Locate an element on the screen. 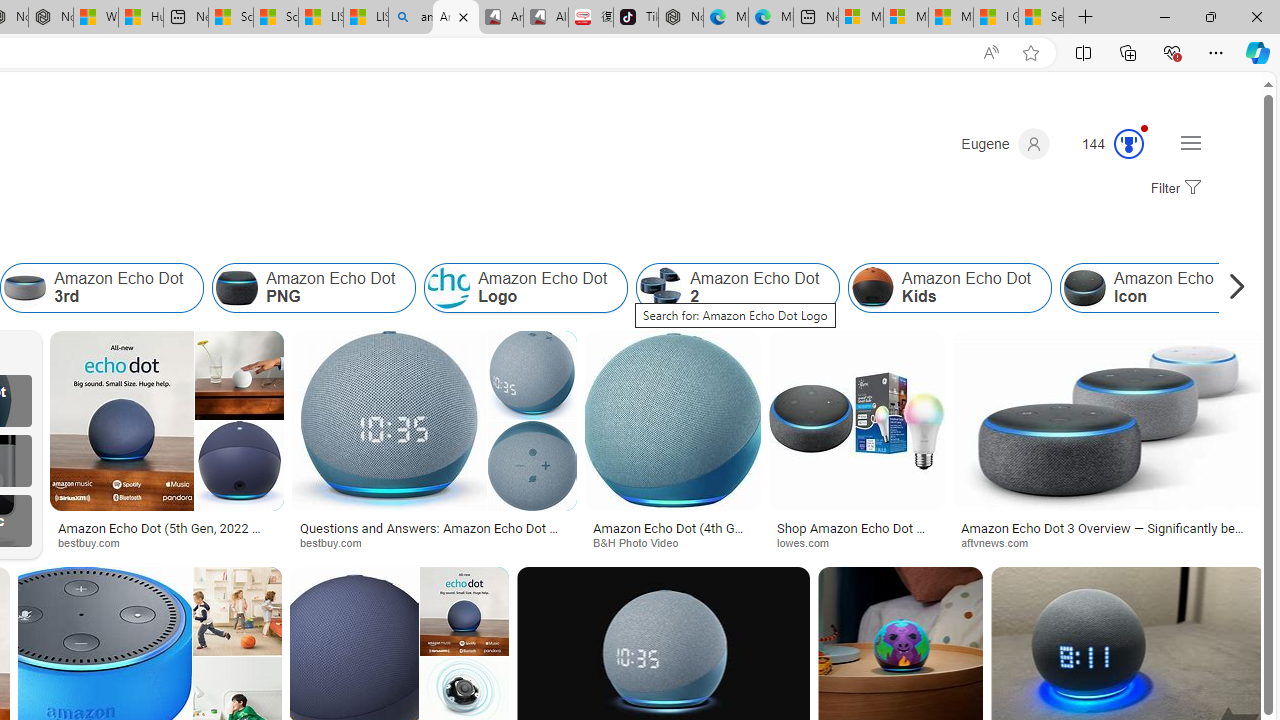 This screenshot has height=720, width=1280. 'Amazon Echo Dot Logo' is located at coordinates (526, 288).